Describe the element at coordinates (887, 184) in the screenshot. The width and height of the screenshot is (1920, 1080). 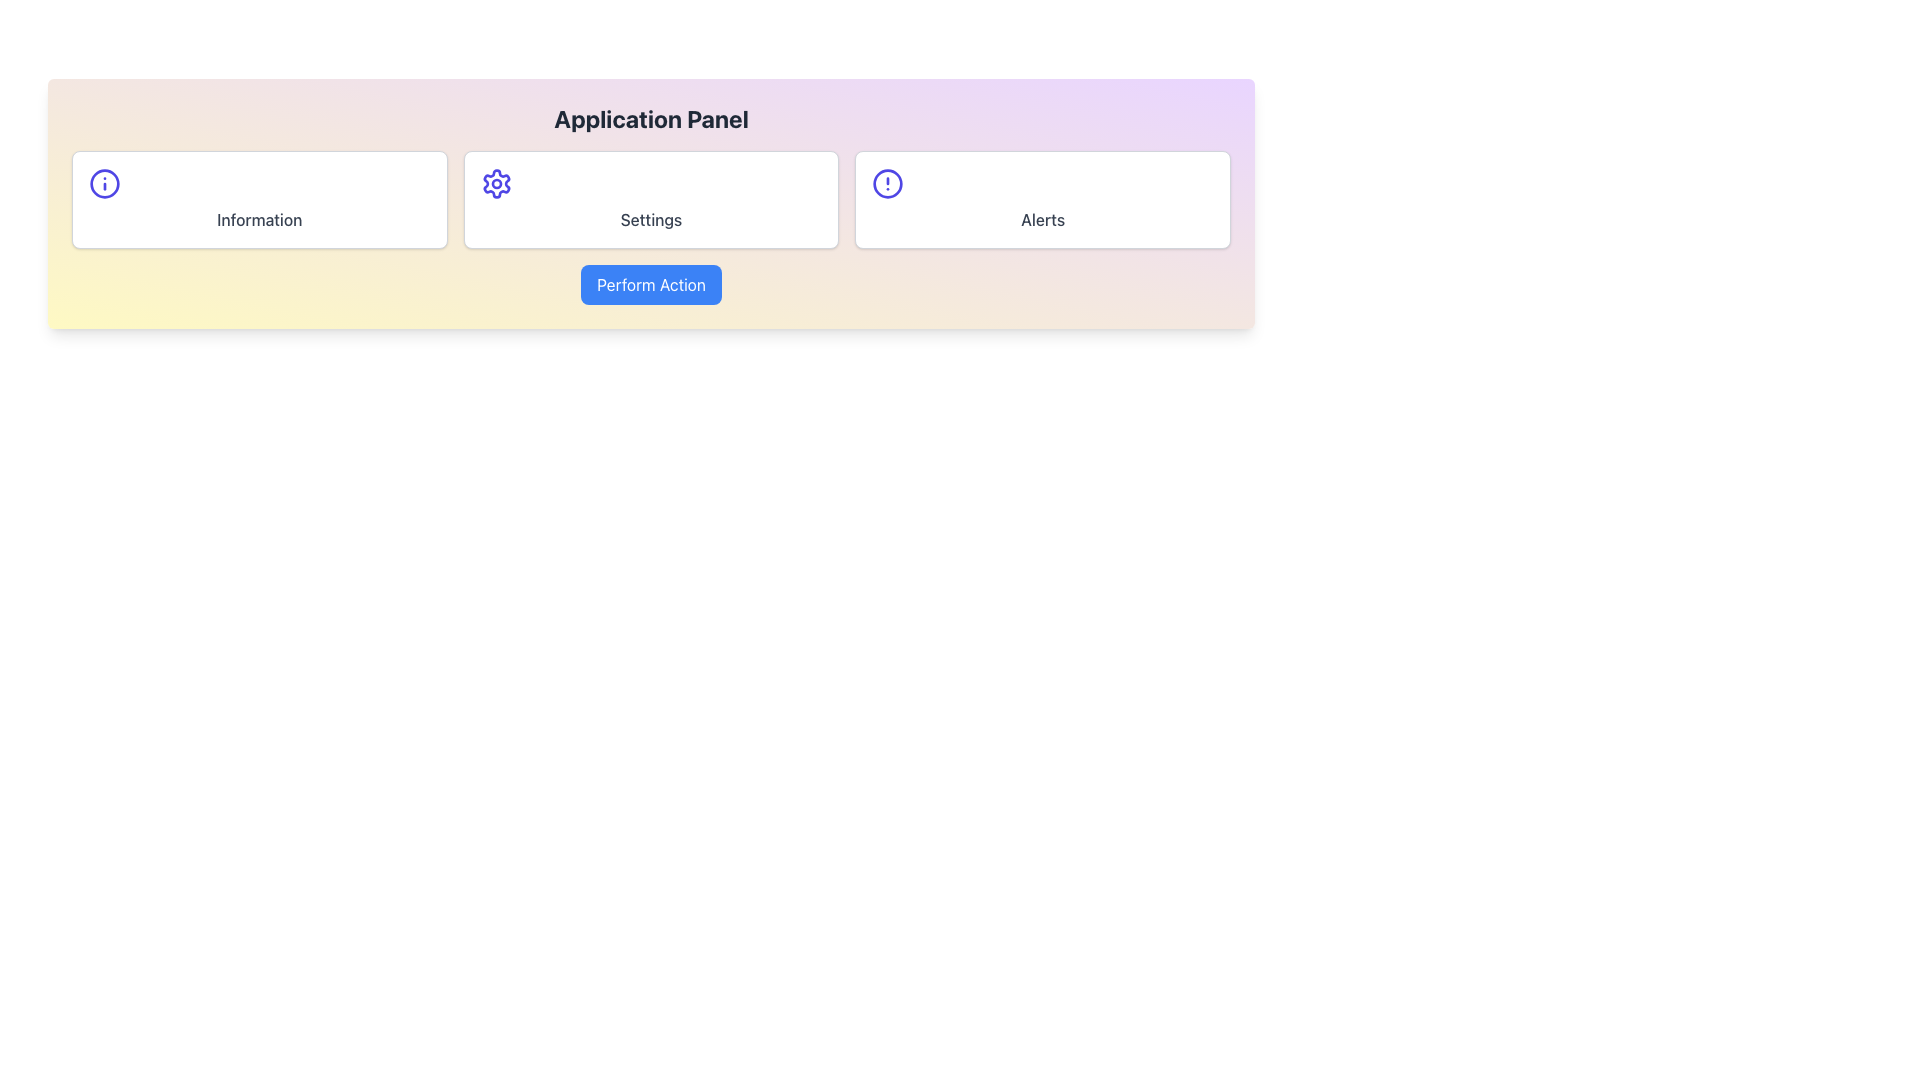
I see `the indigo exclamation mark icon located at the top-left corner of the 'Alerts' card` at that location.